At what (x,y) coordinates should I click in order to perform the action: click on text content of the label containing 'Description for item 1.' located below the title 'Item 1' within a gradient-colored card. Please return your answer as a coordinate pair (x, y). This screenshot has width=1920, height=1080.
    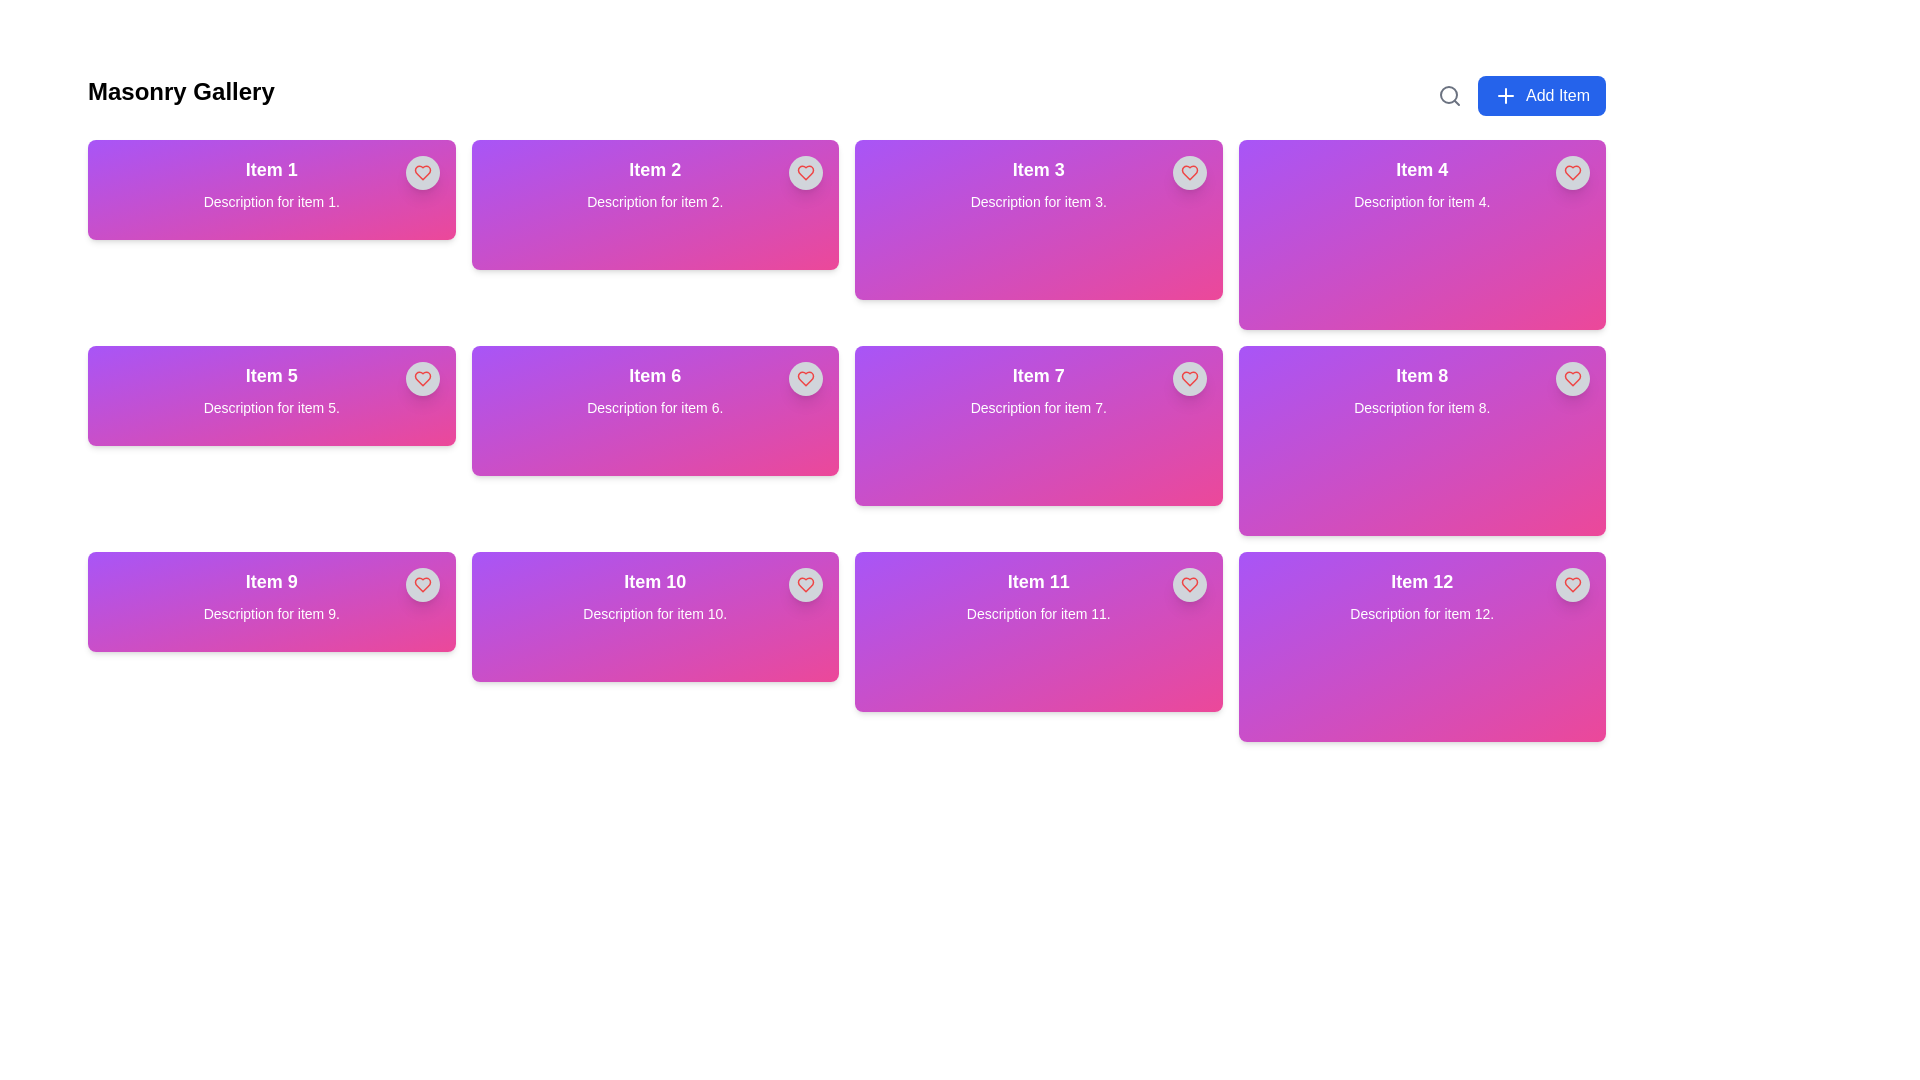
    Looking at the image, I should click on (270, 201).